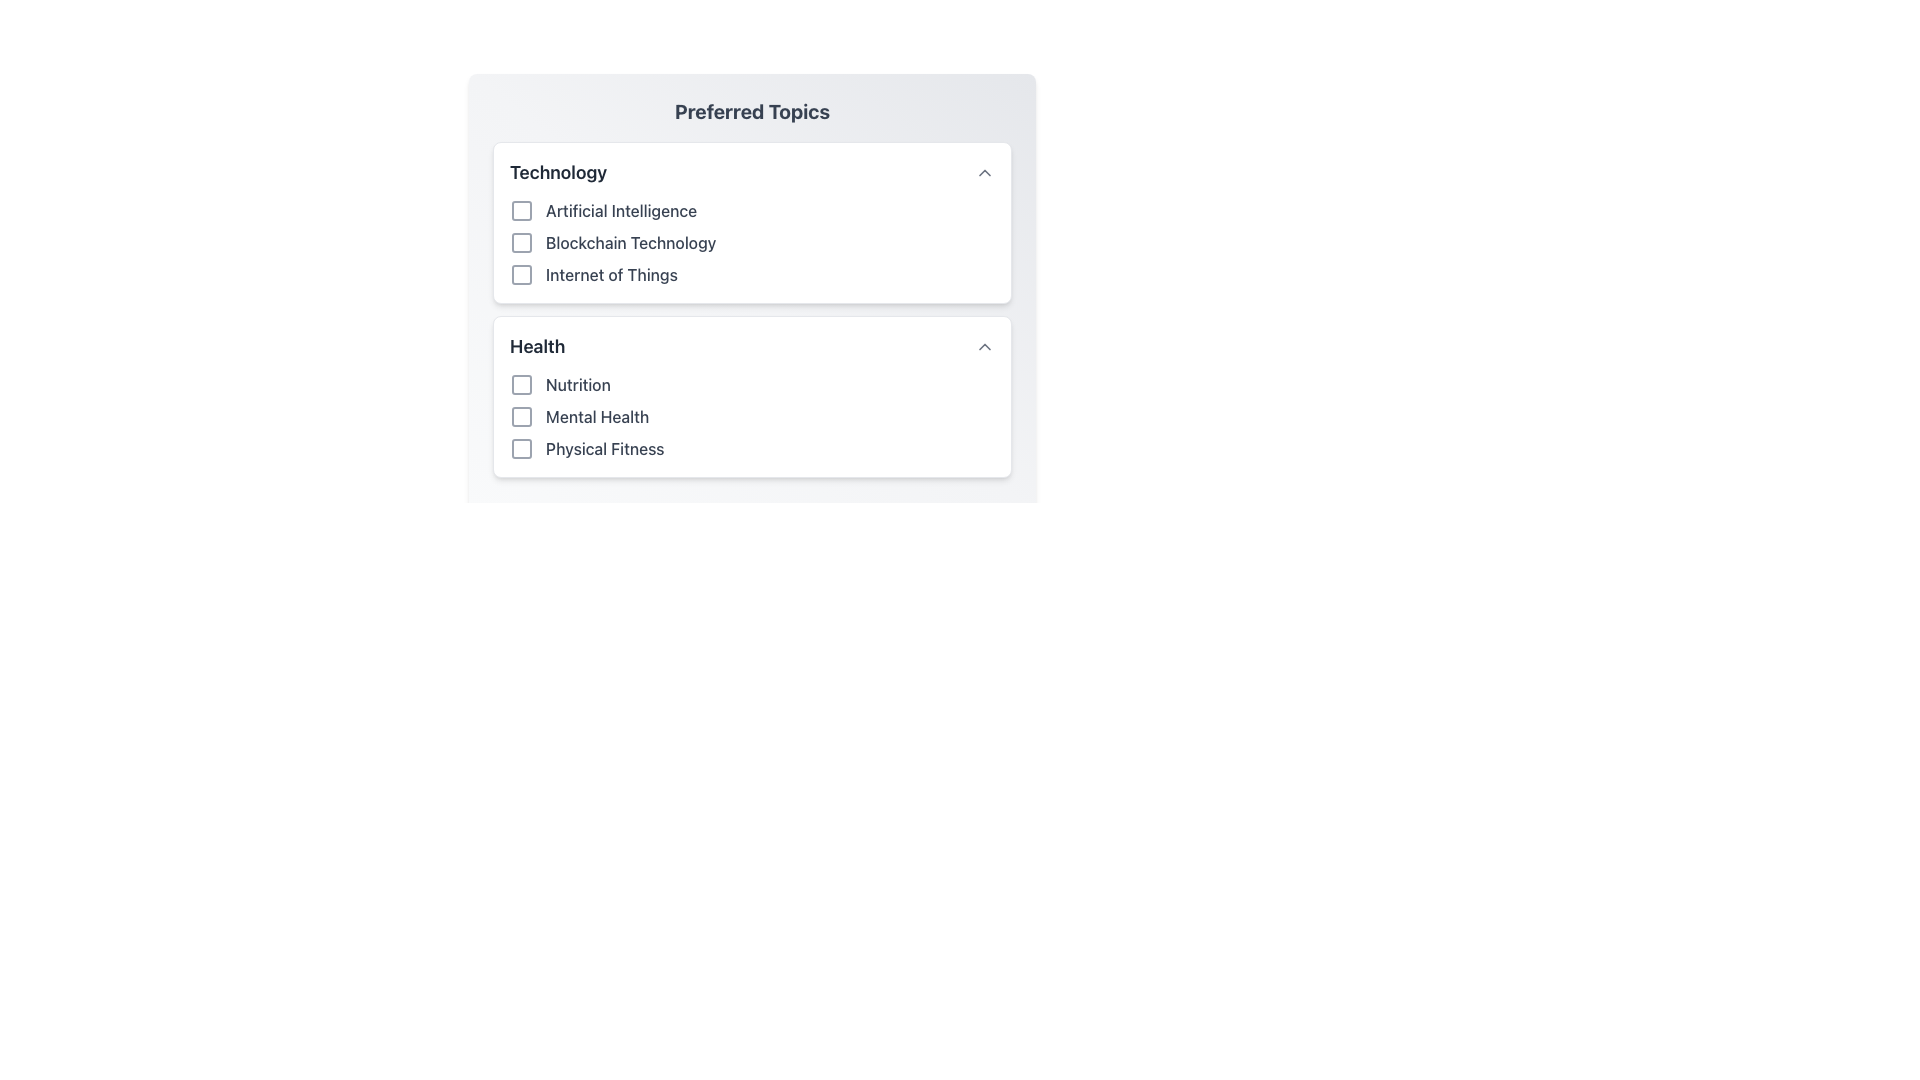  Describe the element at coordinates (610, 274) in the screenshot. I see `the label for the 'Internet of Things' checkbox, which is located to the right of the checkbox in the 'Technology' subsection of the 'Preferred Topics' section` at that location.